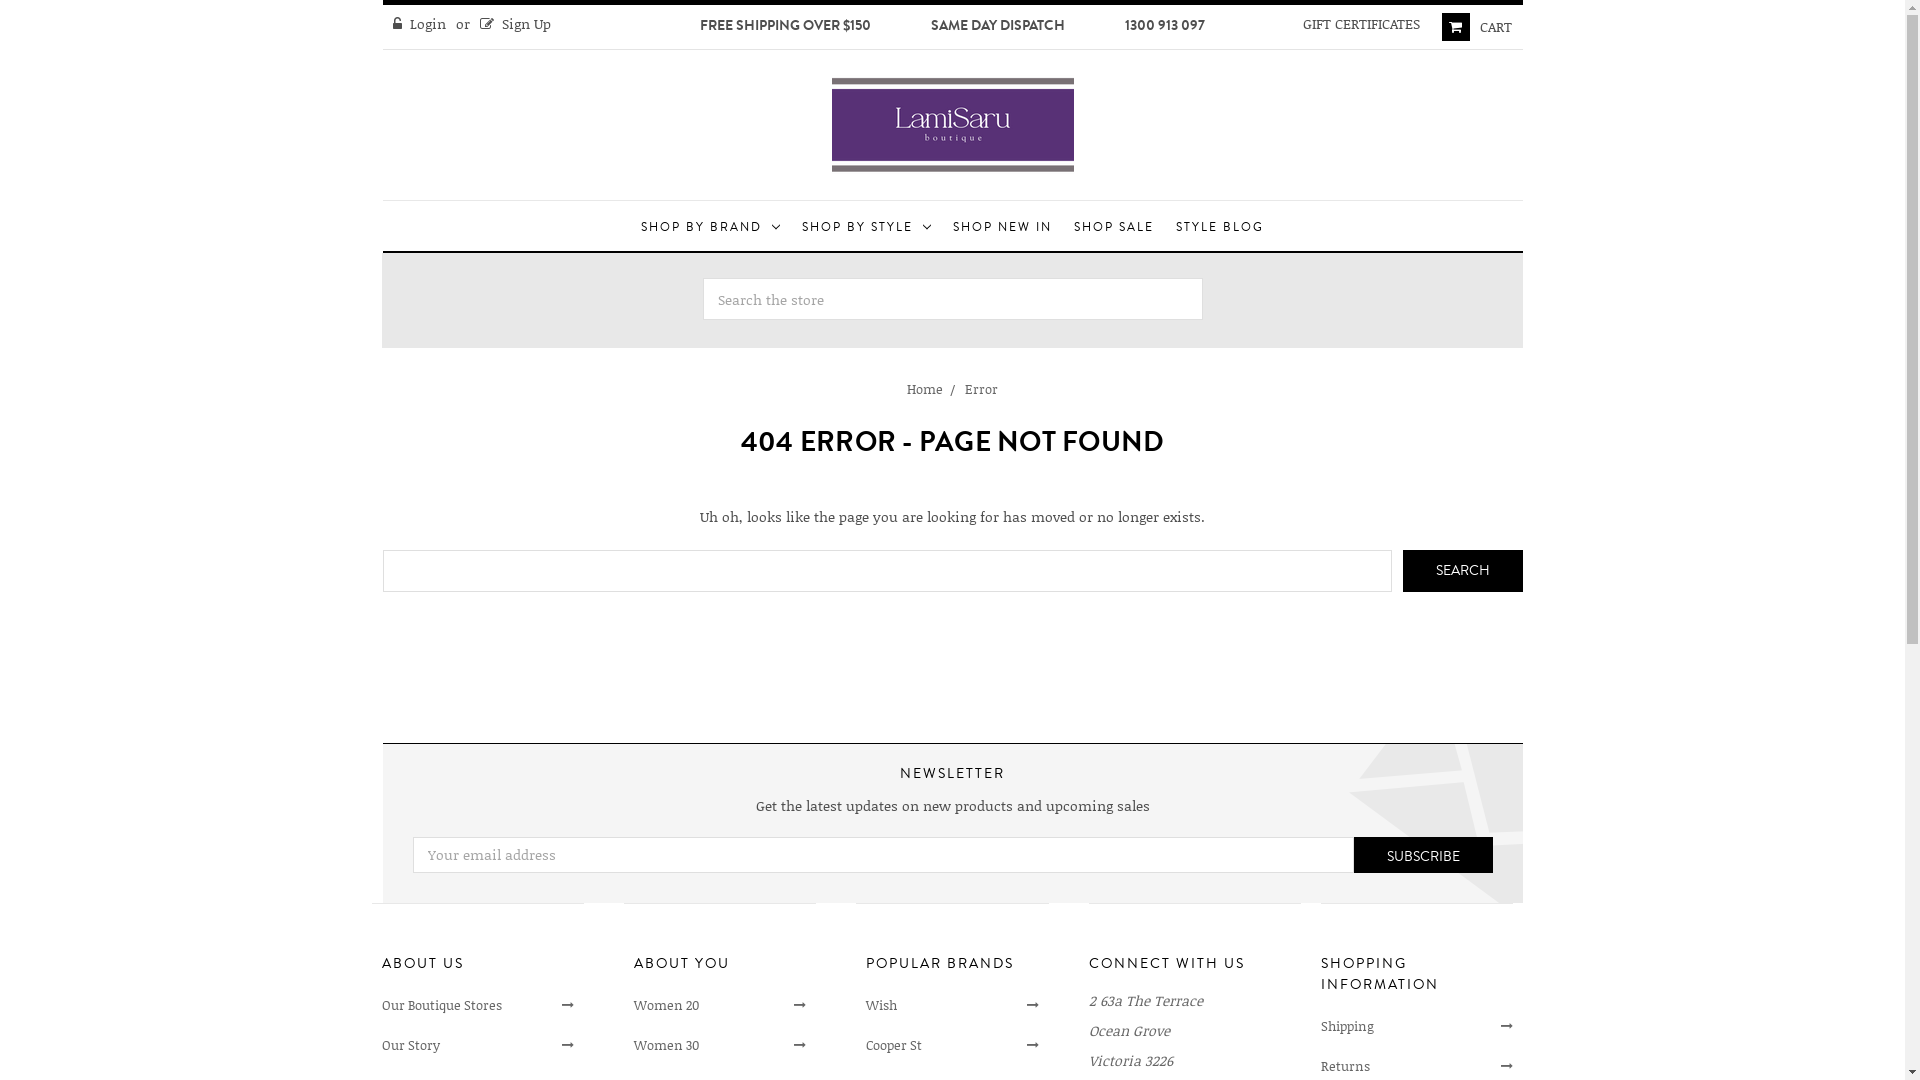 The height and width of the screenshot is (1080, 1920). I want to click on 'SHOP SALE', so click(1112, 225).